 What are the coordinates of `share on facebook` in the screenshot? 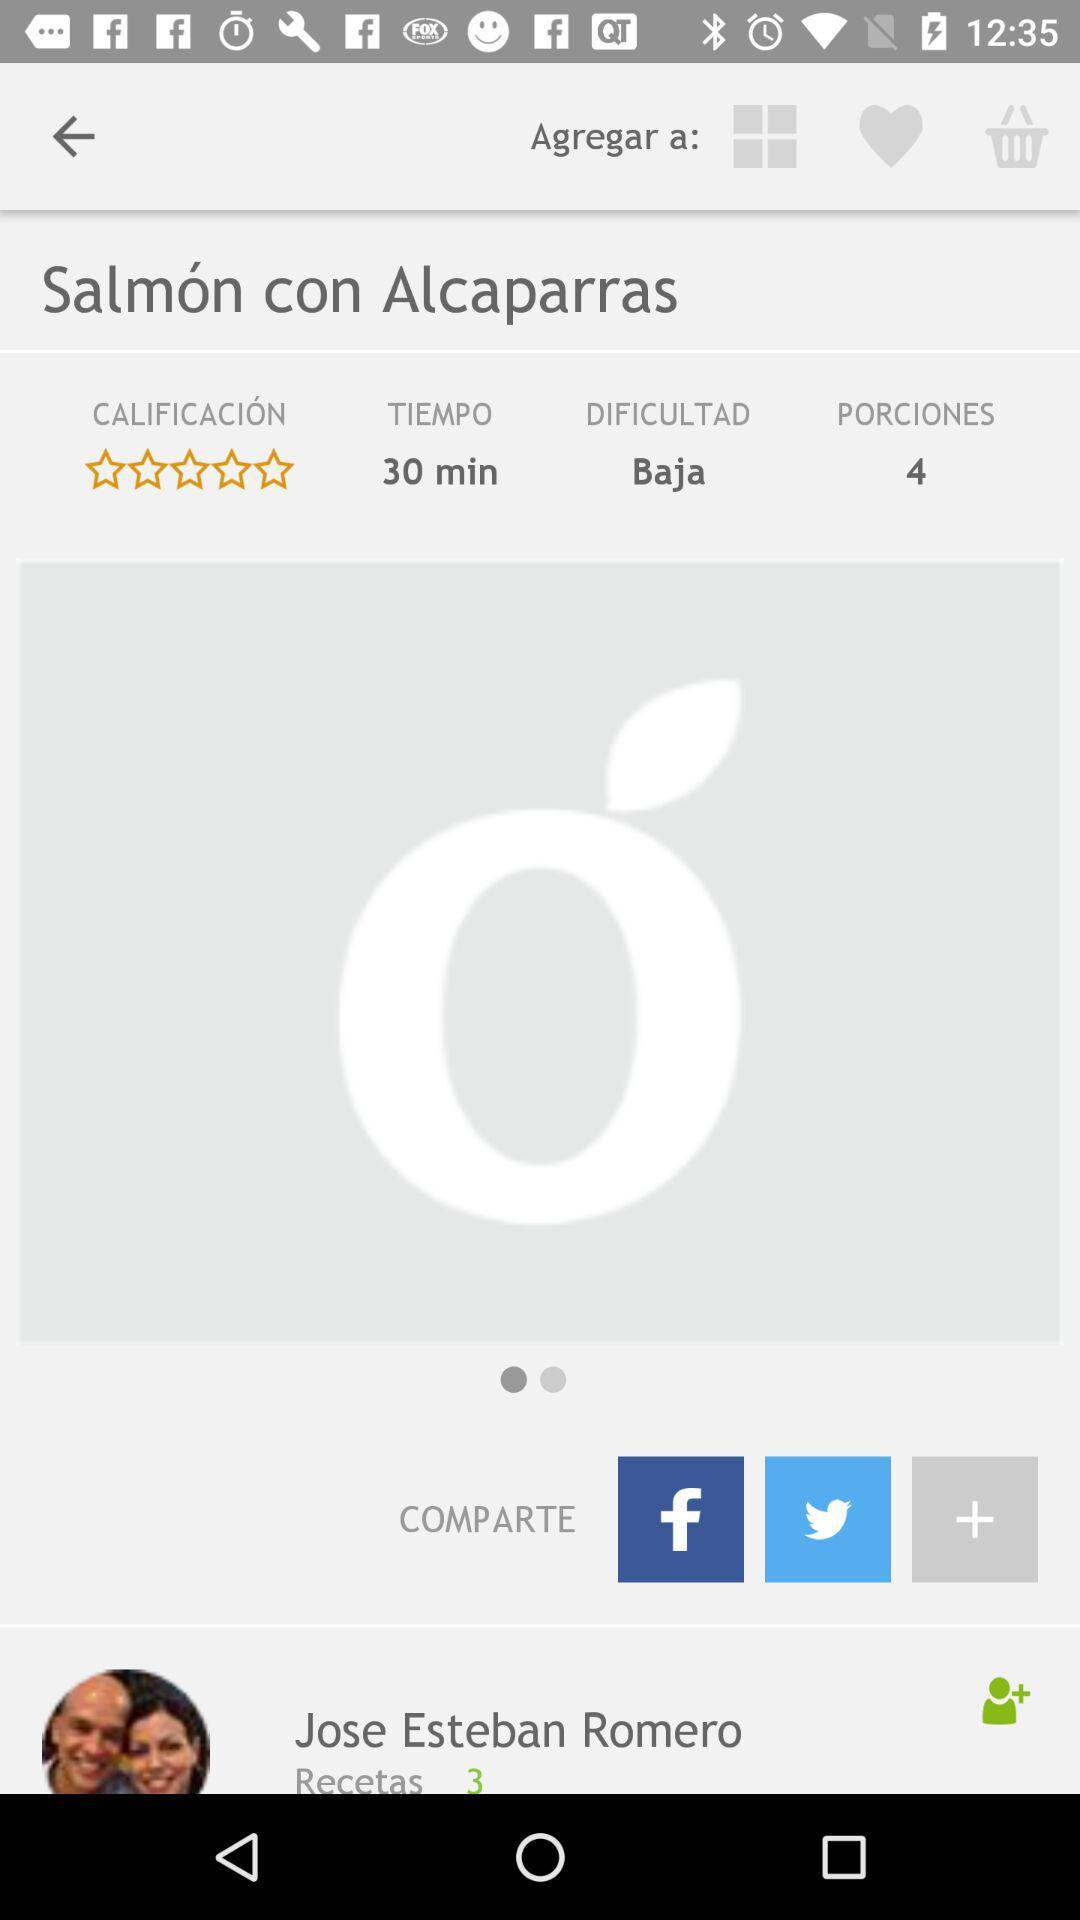 It's located at (680, 1519).